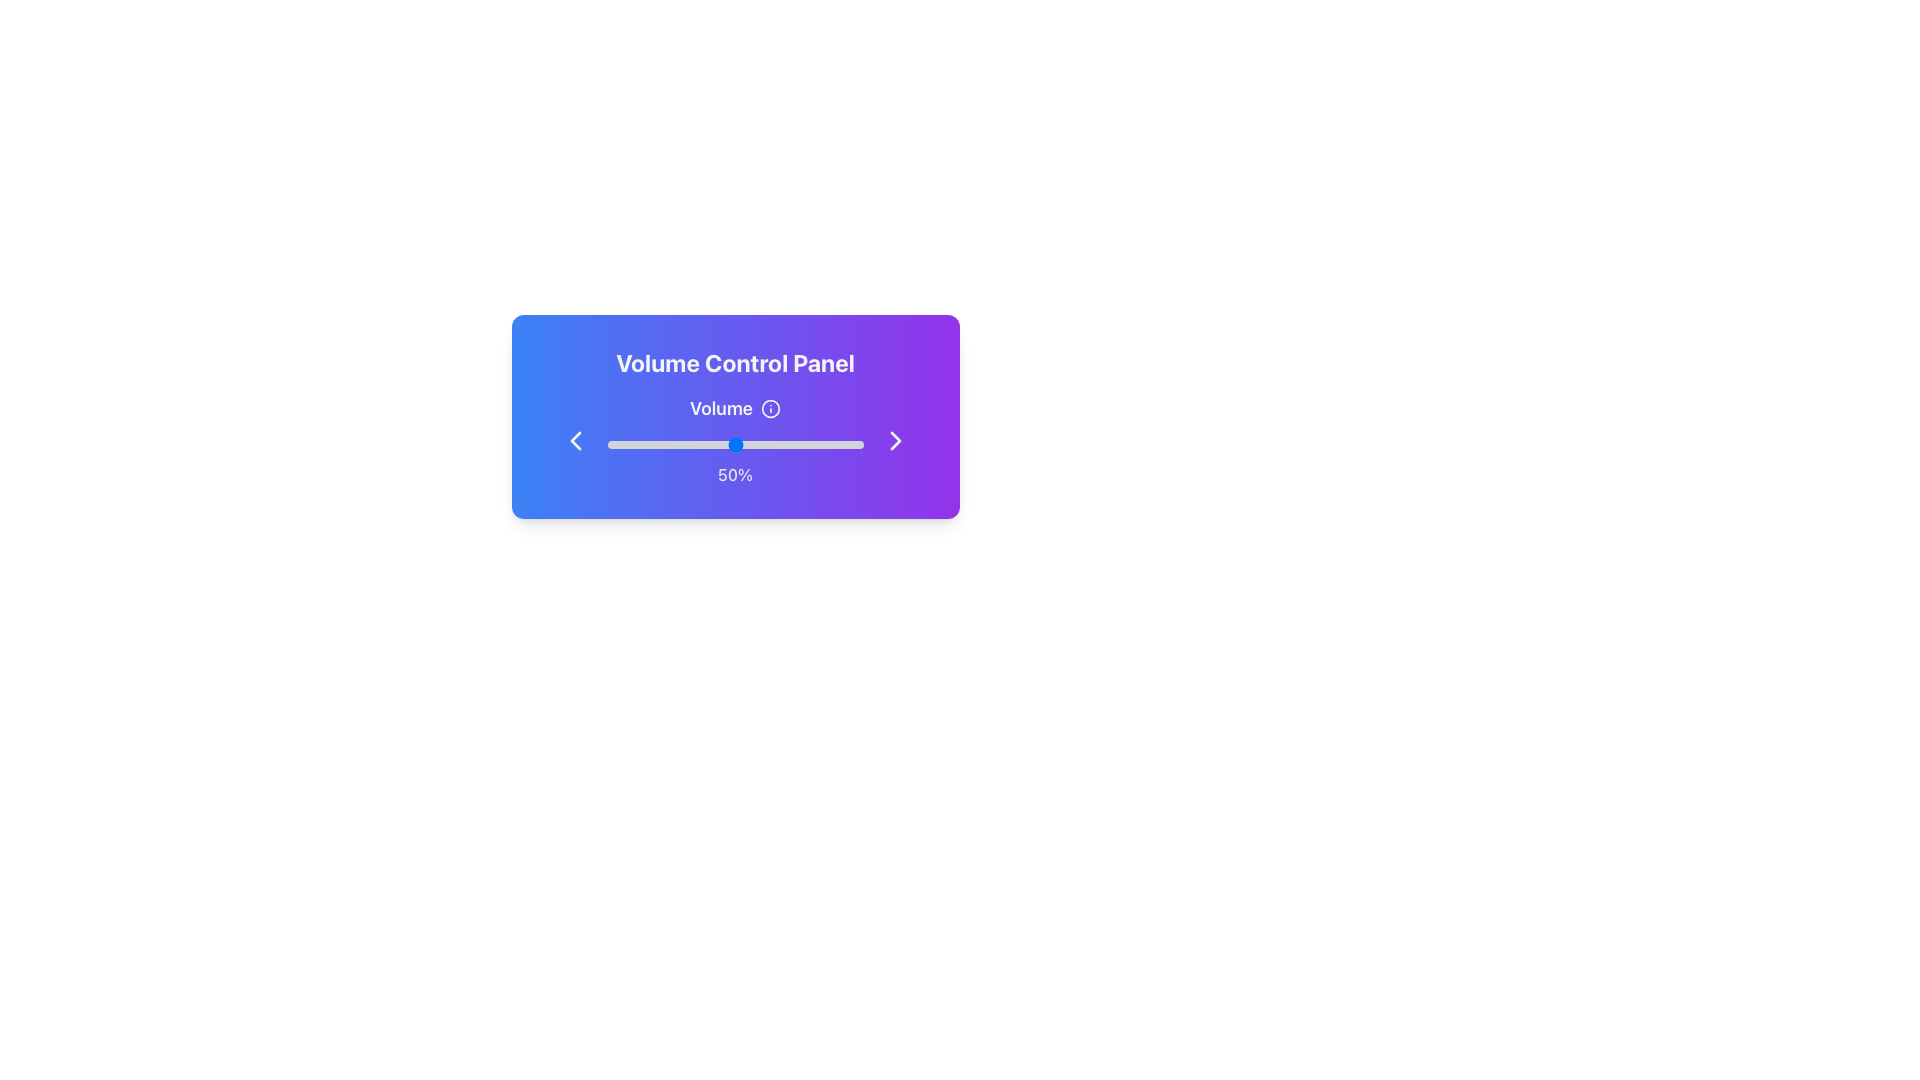  What do you see at coordinates (825, 443) in the screenshot?
I see `the volume level` at bounding box center [825, 443].